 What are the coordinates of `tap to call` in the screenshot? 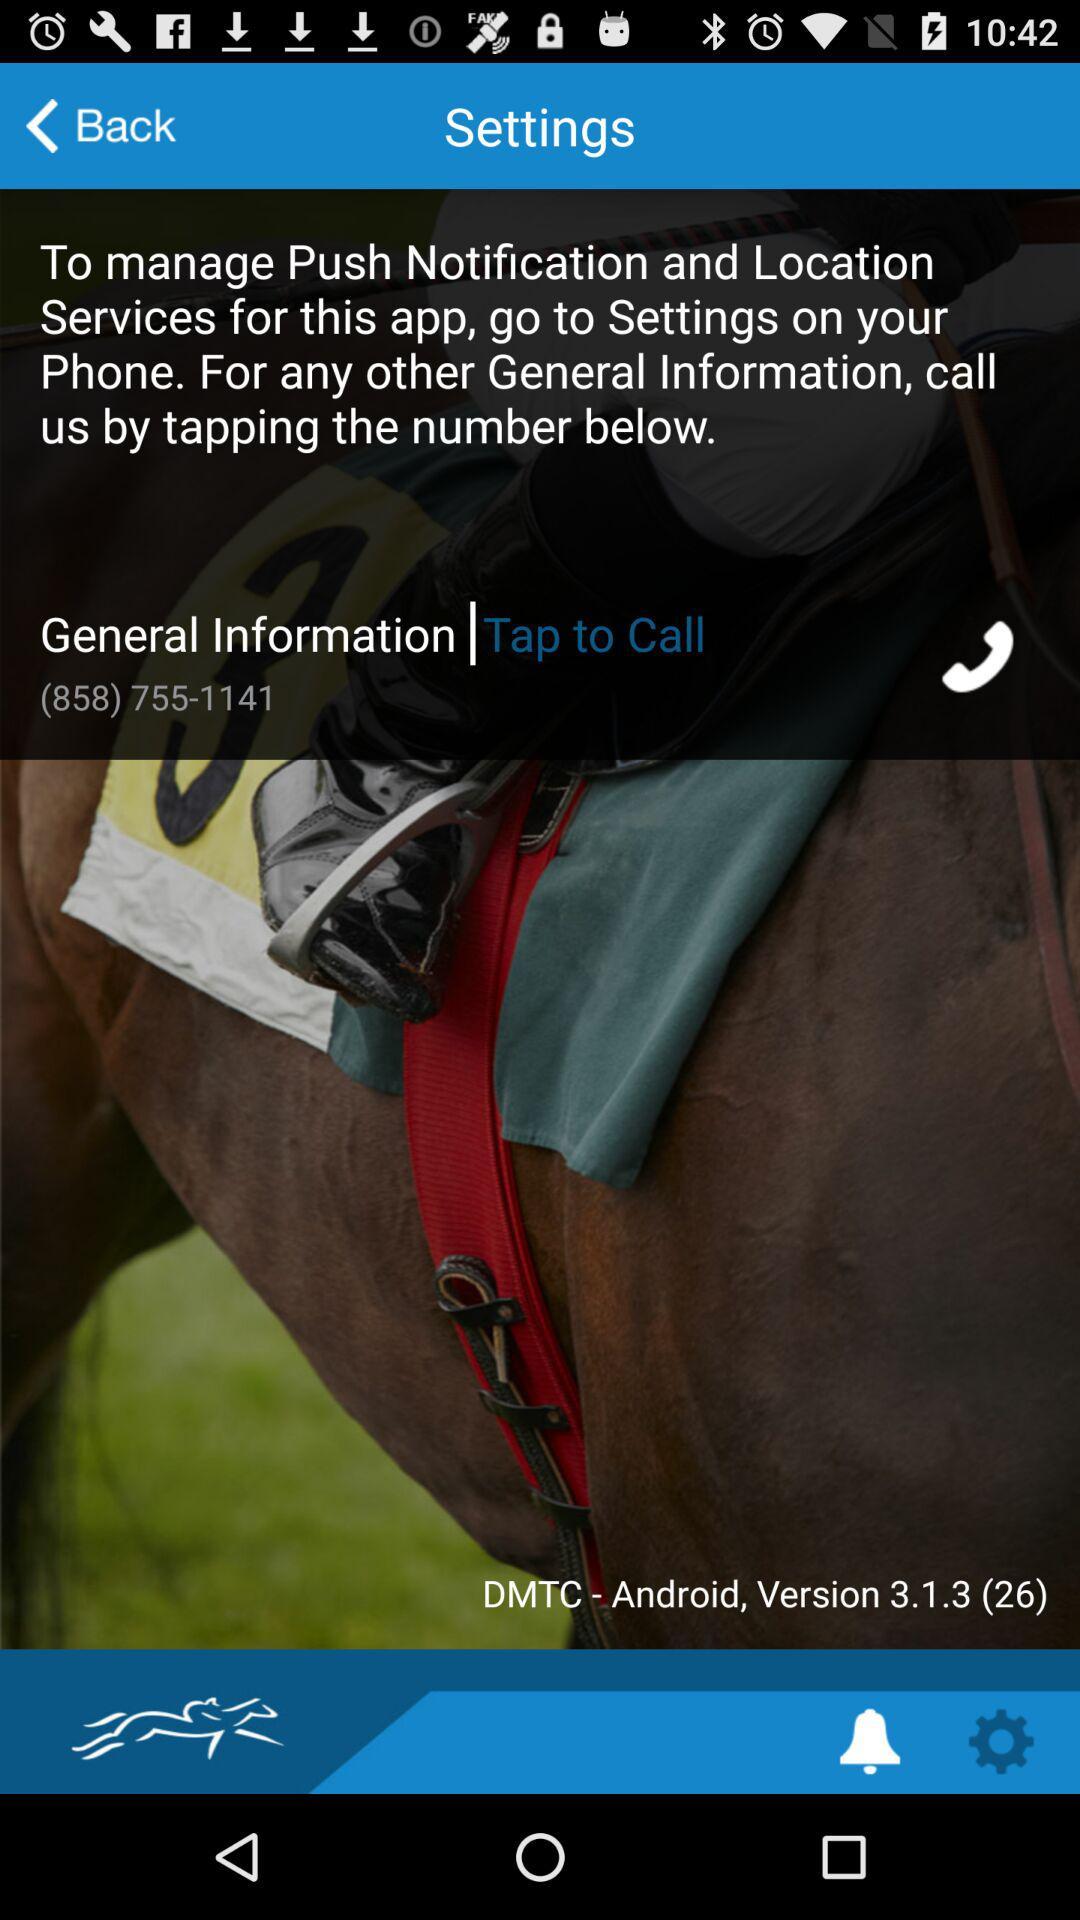 It's located at (979, 660).